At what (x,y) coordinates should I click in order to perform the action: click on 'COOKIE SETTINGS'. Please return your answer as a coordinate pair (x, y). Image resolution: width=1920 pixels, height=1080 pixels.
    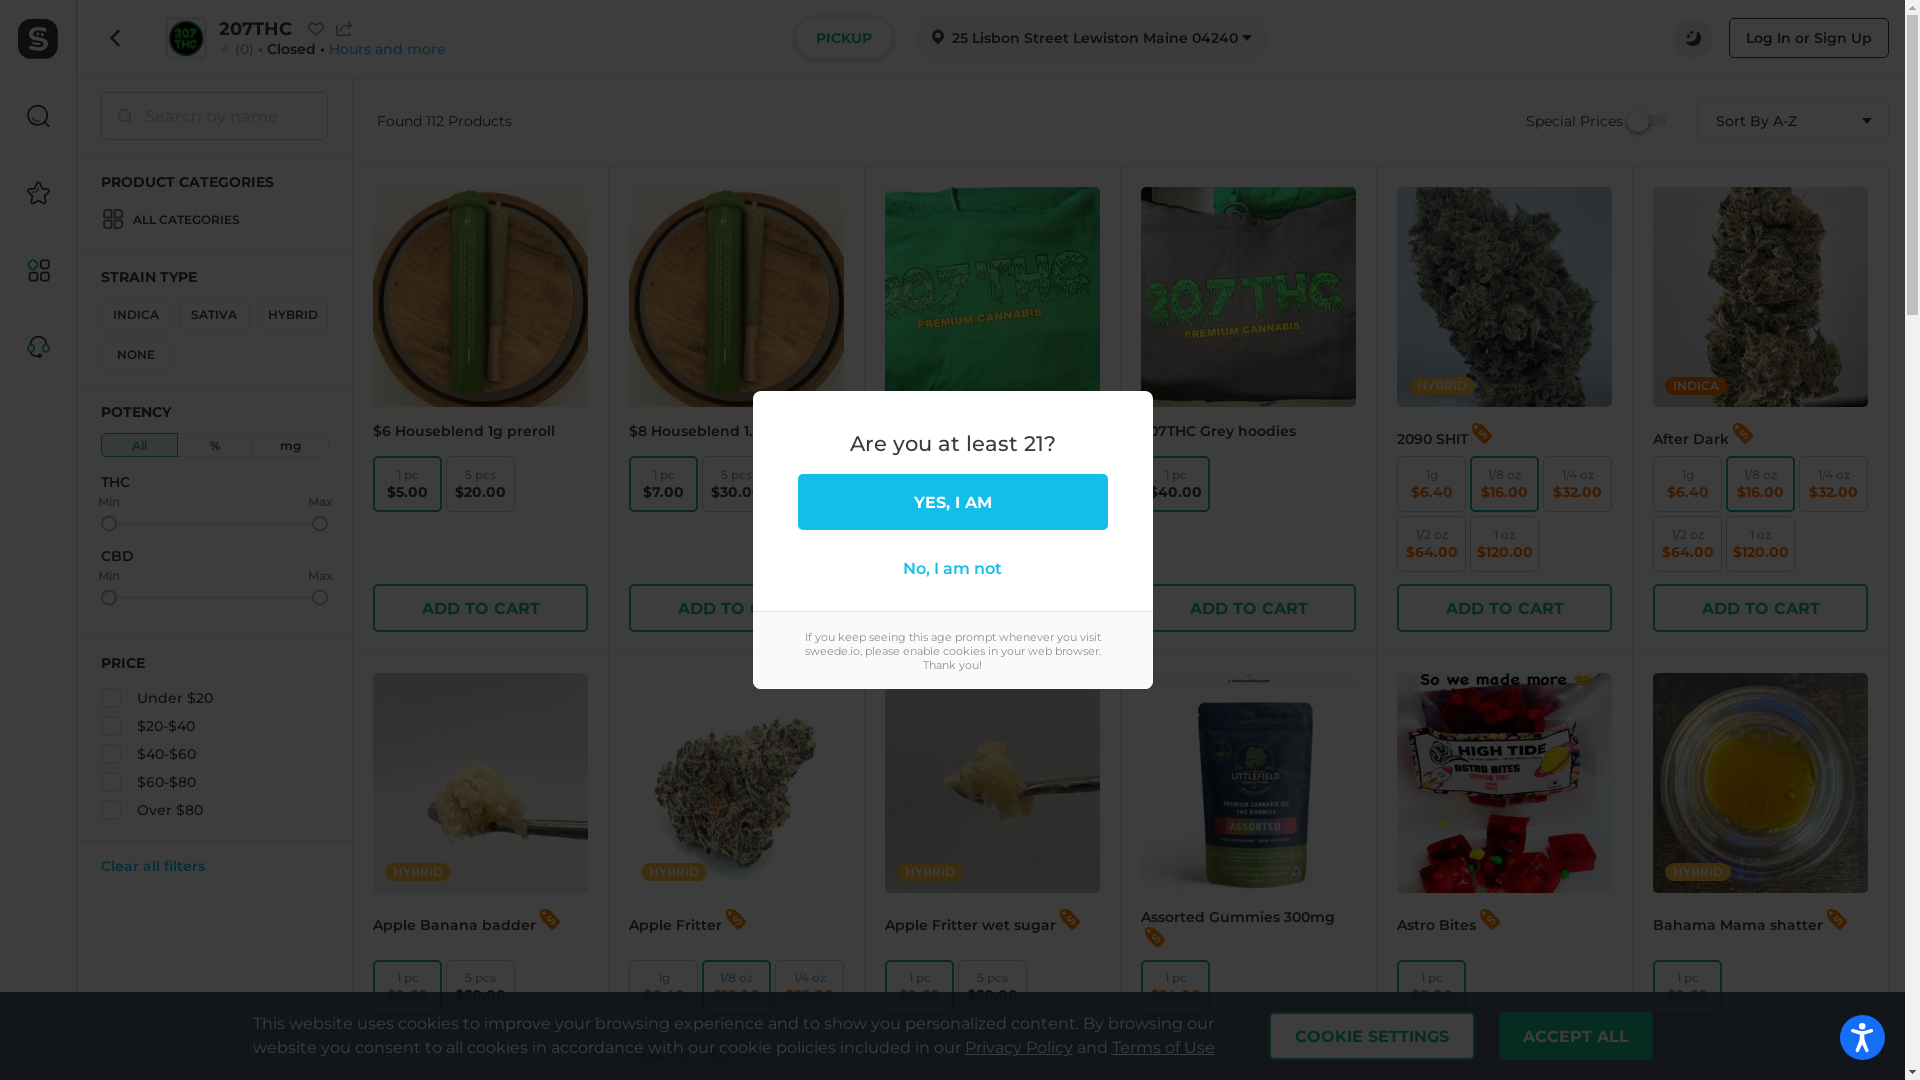
    Looking at the image, I should click on (1370, 1035).